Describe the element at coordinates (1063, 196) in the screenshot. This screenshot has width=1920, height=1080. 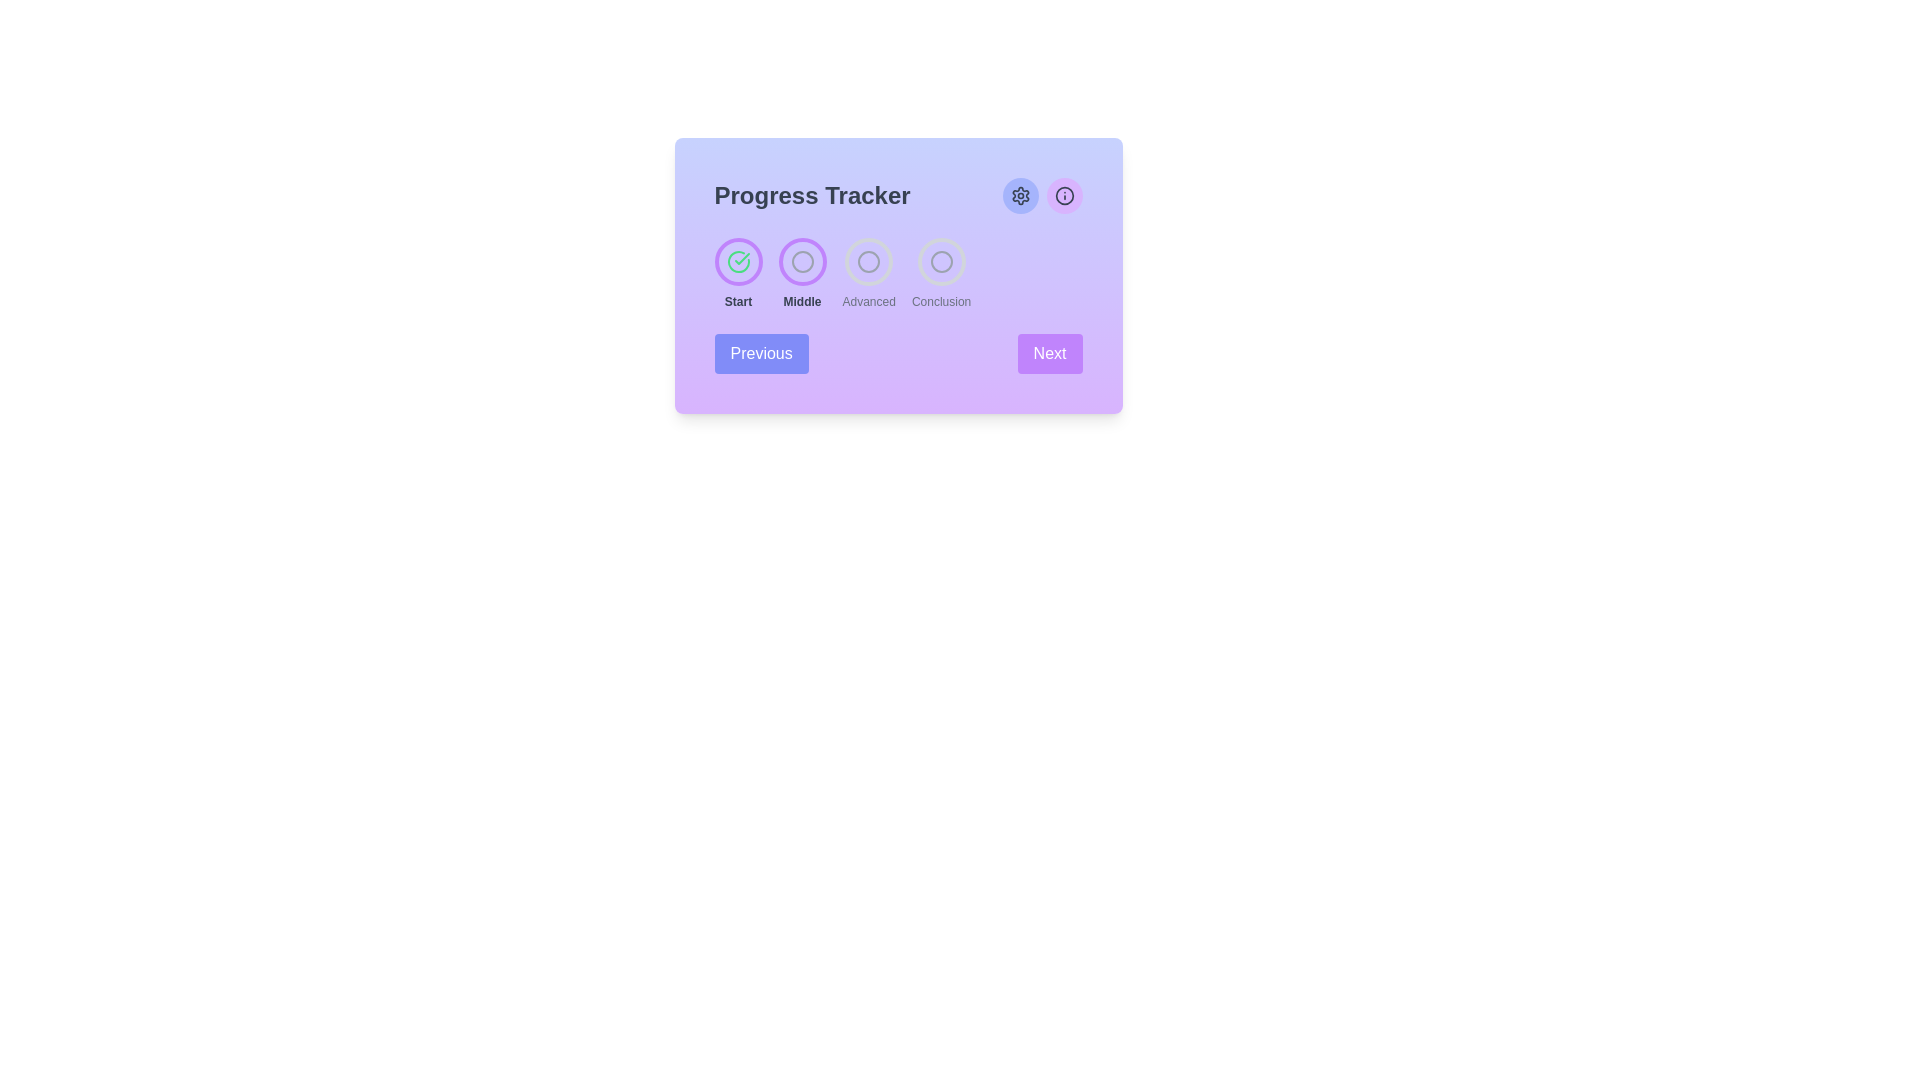
I see `the informational icon located in the top-right corner of the 'Progress Tracker' card` at that location.